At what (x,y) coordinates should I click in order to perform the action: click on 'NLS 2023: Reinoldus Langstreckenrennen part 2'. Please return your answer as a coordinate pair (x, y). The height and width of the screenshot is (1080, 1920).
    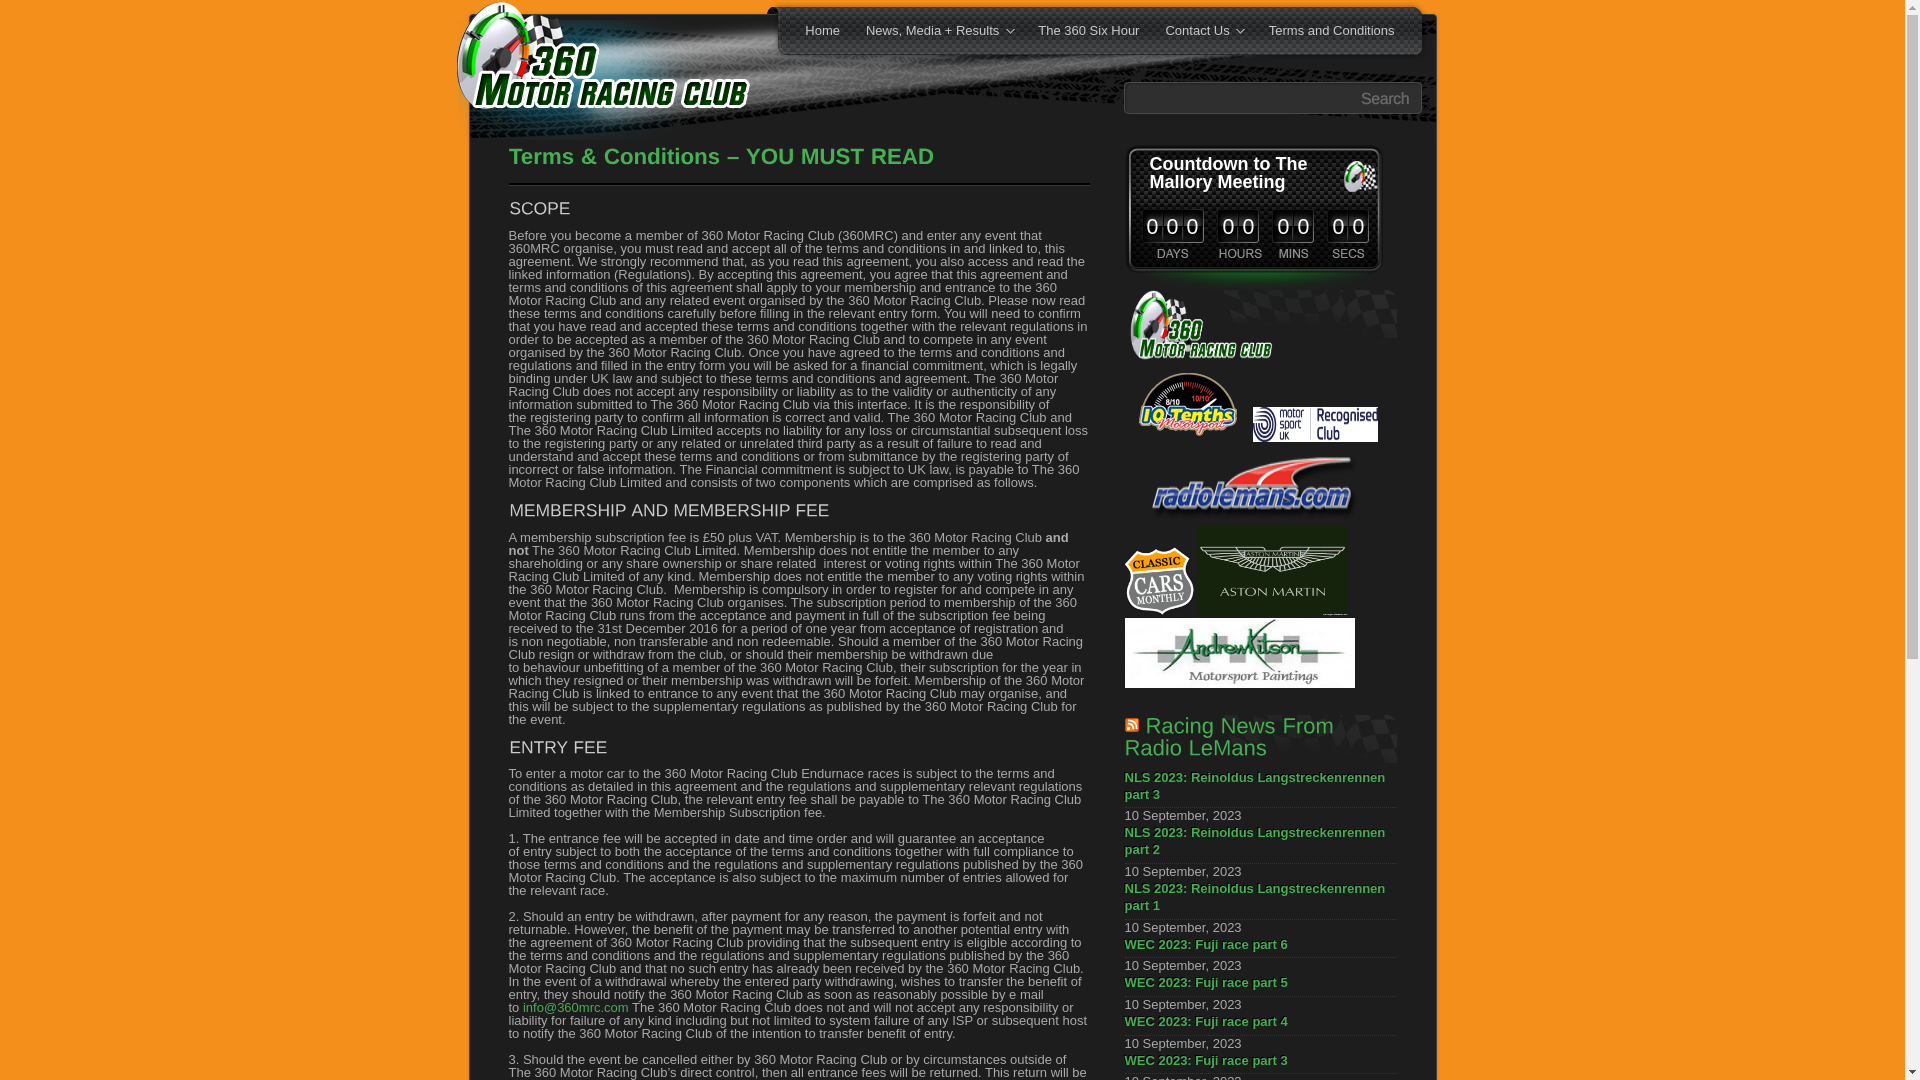
    Looking at the image, I should click on (1123, 844).